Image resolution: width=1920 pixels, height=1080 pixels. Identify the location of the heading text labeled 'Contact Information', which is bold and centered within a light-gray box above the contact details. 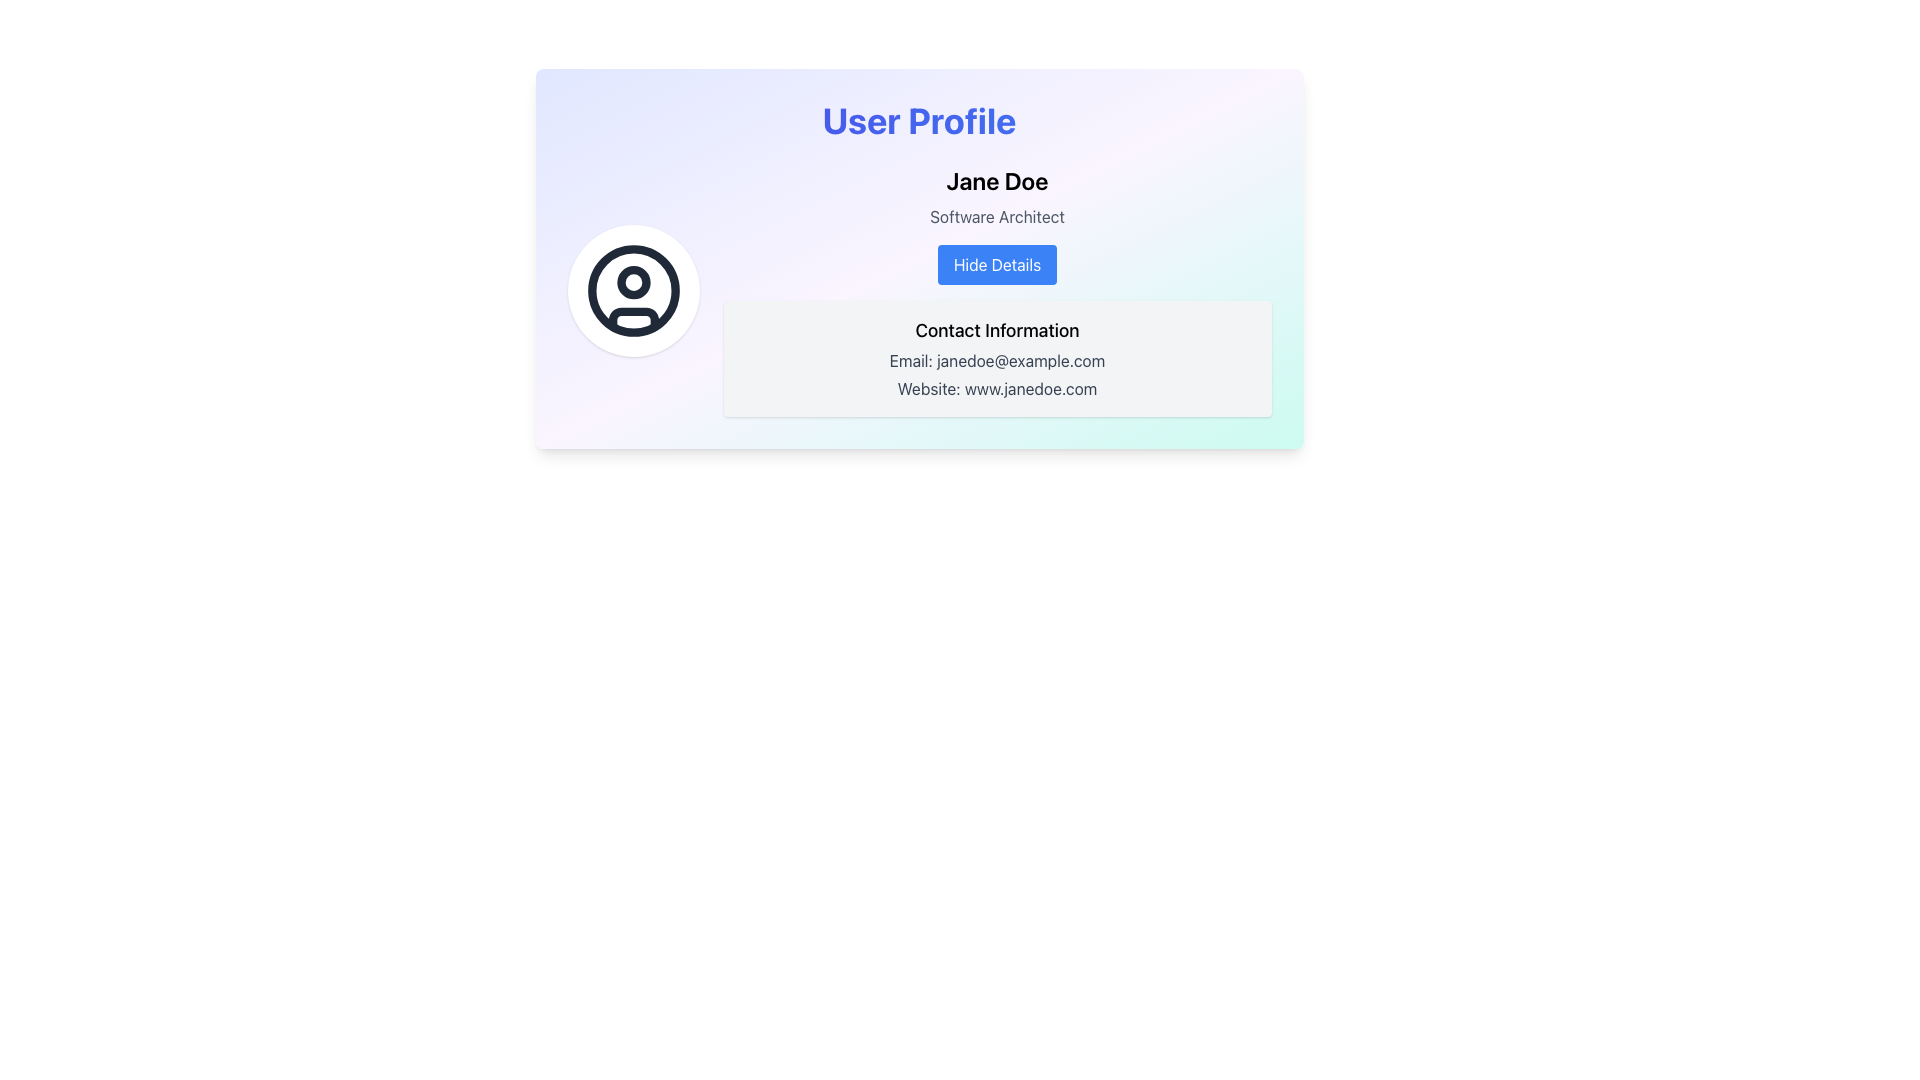
(997, 330).